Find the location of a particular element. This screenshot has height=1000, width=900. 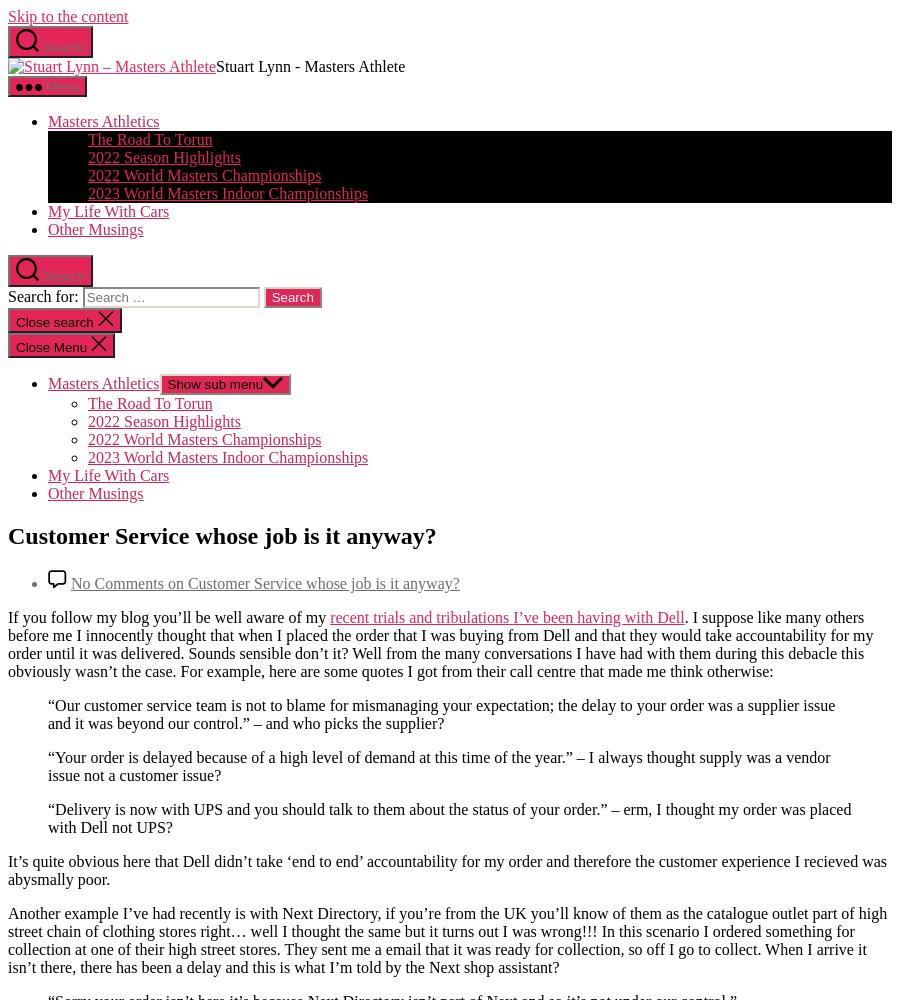

'It’s quite obvious here that Dell didn’t take ‘end to end’ accountability for my order and therefore the customer experience I recieved was abysmally poor.' is located at coordinates (447, 868).